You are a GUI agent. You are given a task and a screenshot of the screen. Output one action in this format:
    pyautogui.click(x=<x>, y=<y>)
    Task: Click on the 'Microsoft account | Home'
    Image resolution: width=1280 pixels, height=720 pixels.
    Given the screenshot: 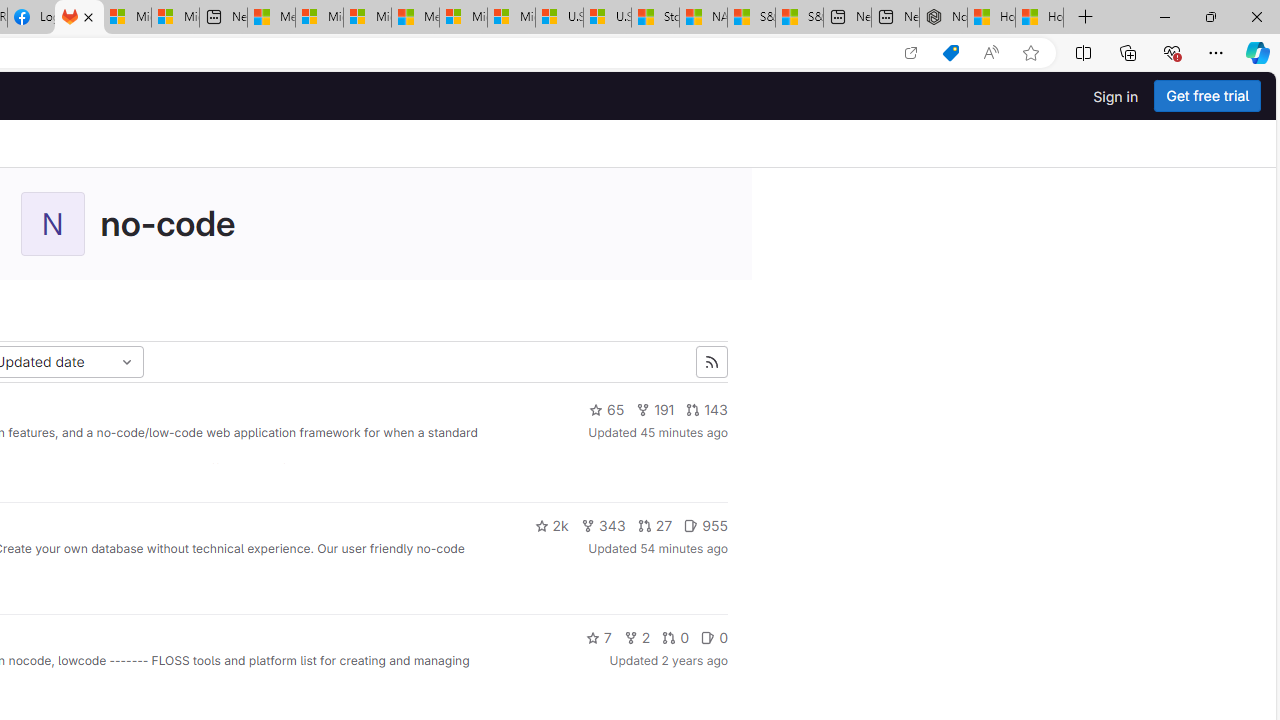 What is the action you would take?
    pyautogui.click(x=367, y=17)
    